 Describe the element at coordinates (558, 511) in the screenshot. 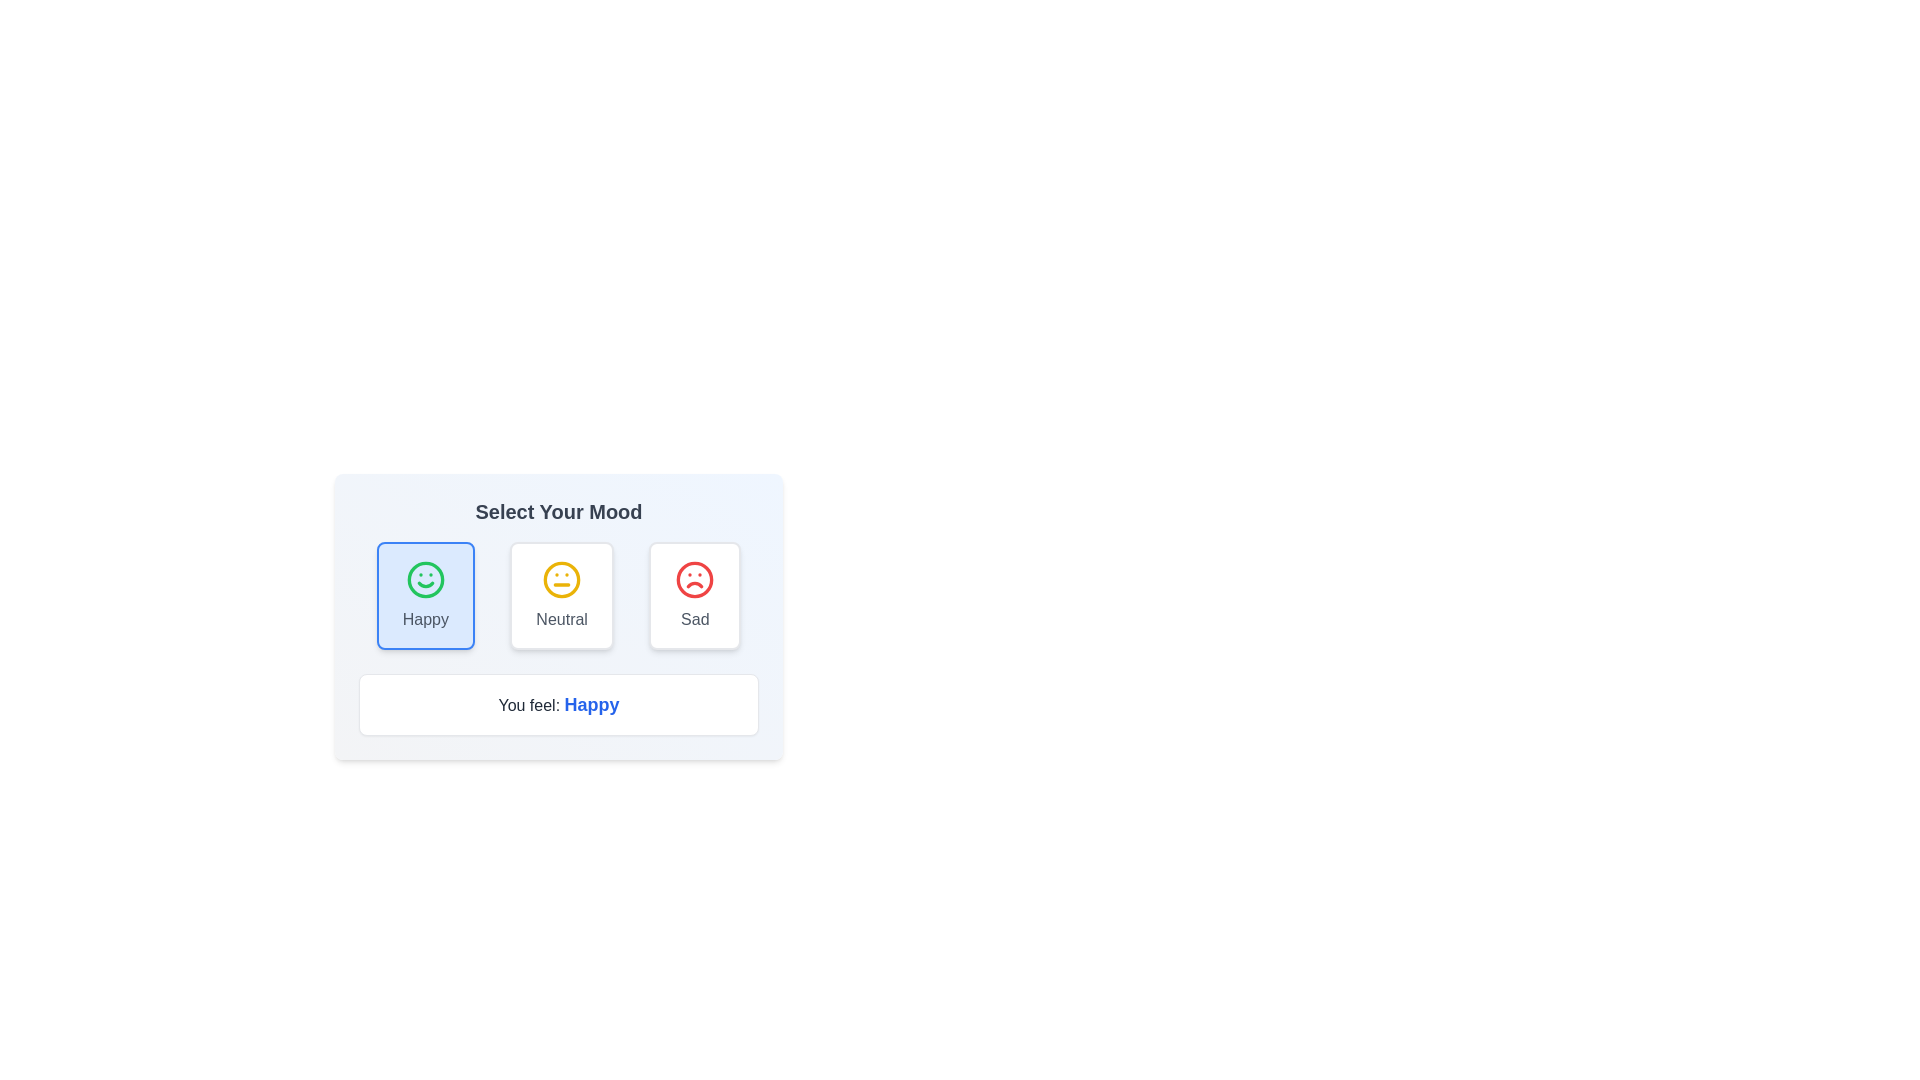

I see `the centered header text reading 'Select Your Mood', which is styled in bold and large gray font, positioned above the mood selection buttons` at that location.